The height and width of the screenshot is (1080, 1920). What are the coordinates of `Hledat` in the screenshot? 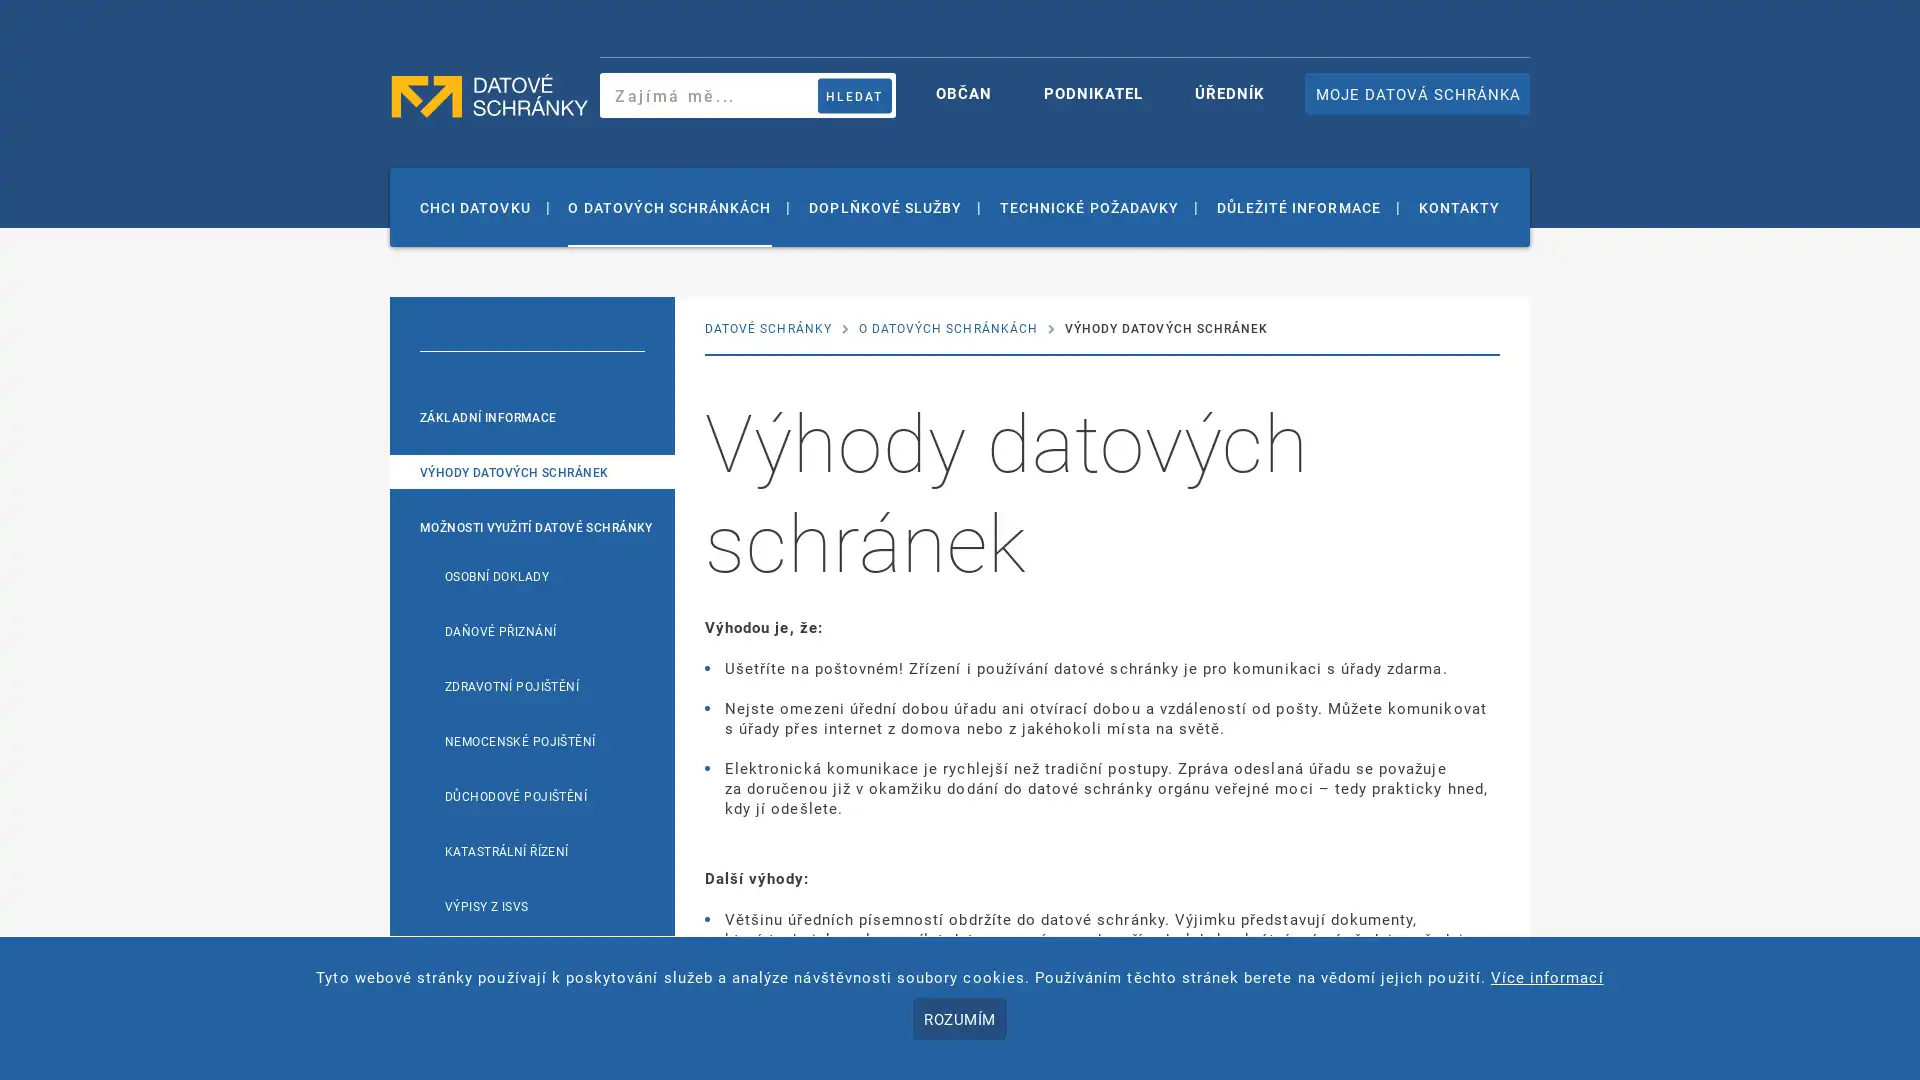 It's located at (854, 95).